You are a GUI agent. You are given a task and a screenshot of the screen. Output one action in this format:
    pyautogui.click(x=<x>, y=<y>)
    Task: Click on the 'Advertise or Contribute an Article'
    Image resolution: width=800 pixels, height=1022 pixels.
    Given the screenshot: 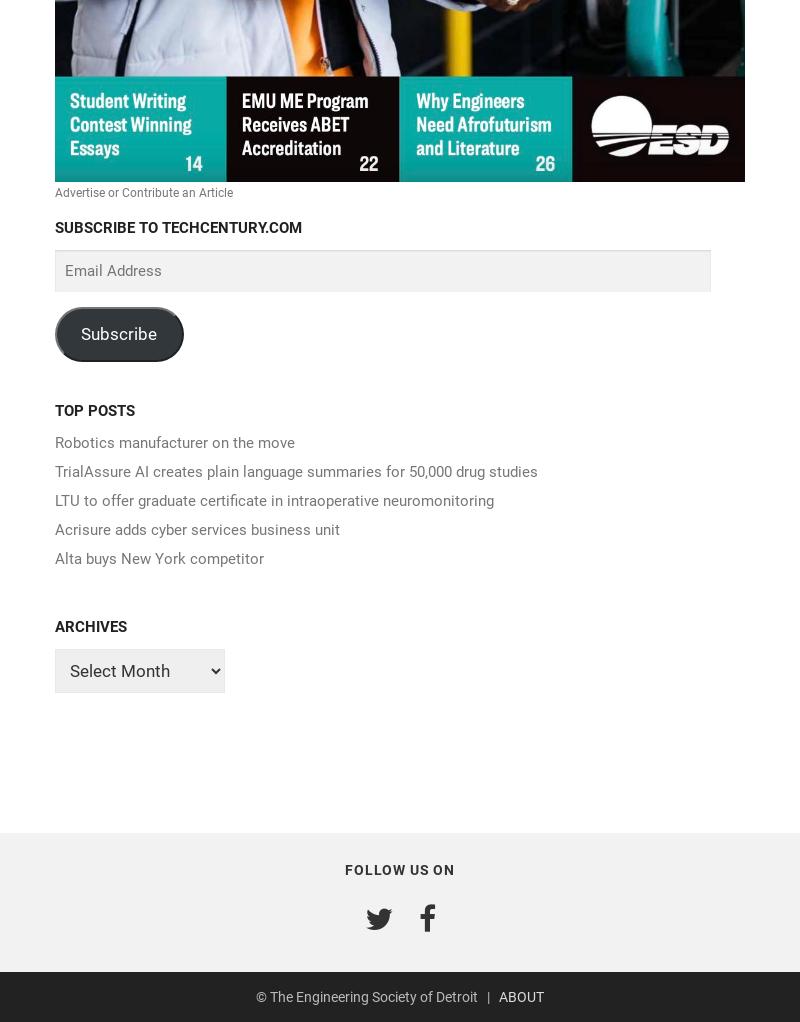 What is the action you would take?
    pyautogui.click(x=54, y=192)
    